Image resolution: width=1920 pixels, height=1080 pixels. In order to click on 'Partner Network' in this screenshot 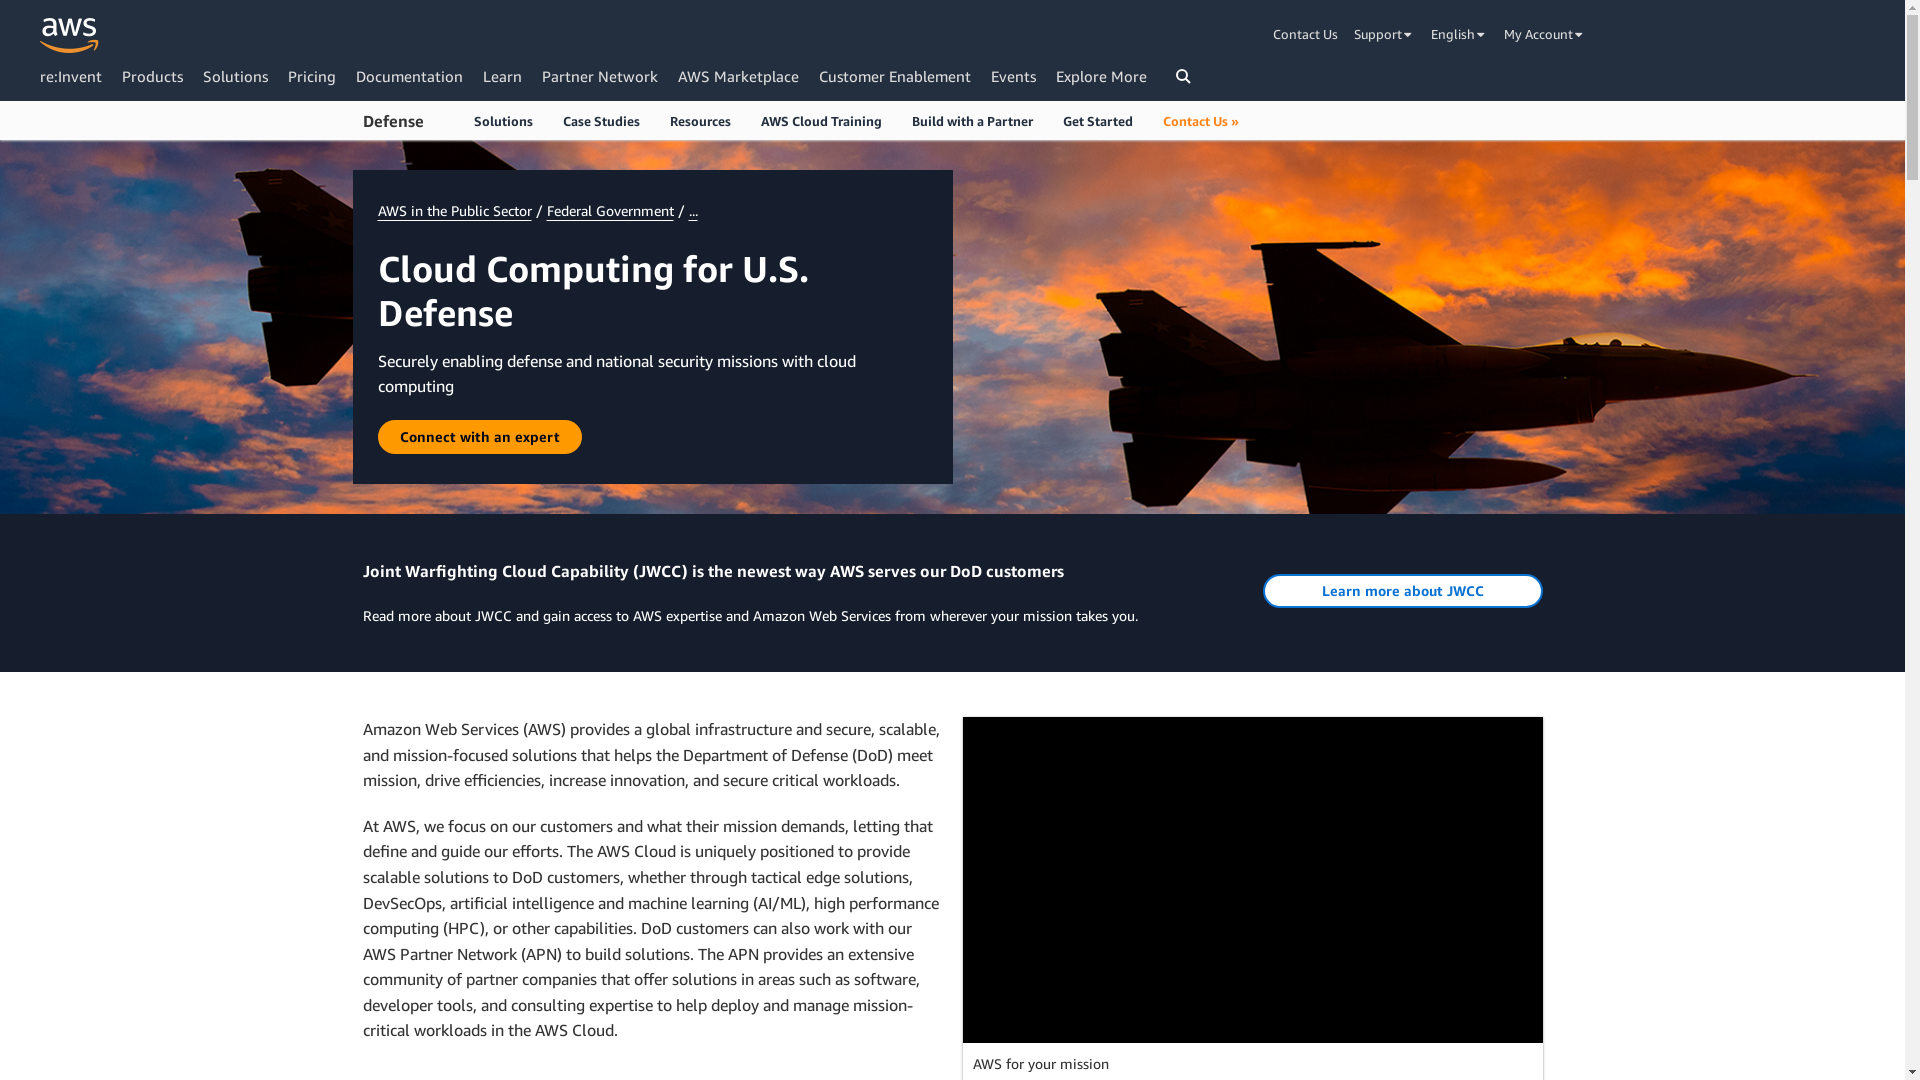, I will do `click(599, 75)`.